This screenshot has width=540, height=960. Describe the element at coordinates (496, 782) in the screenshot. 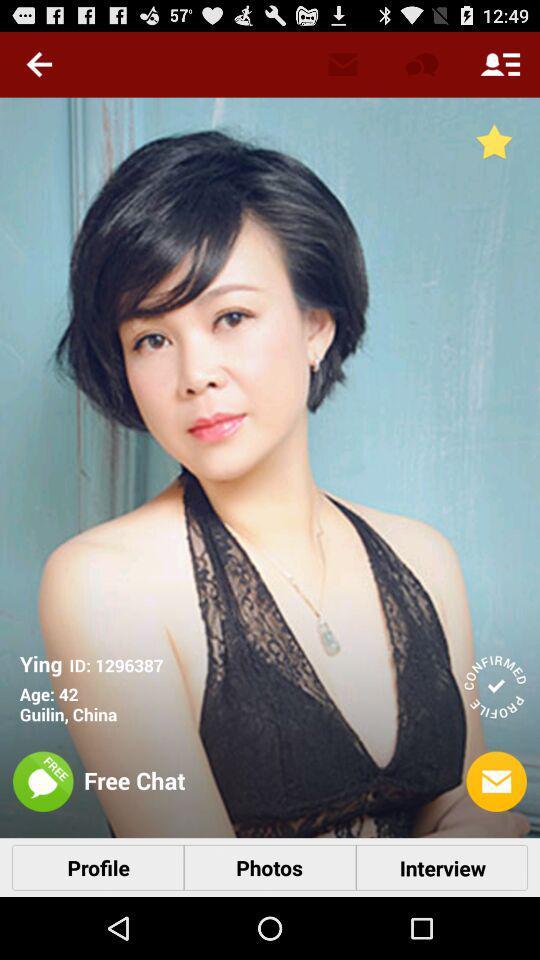

I see `the letter icon in the bottom left corner` at that location.